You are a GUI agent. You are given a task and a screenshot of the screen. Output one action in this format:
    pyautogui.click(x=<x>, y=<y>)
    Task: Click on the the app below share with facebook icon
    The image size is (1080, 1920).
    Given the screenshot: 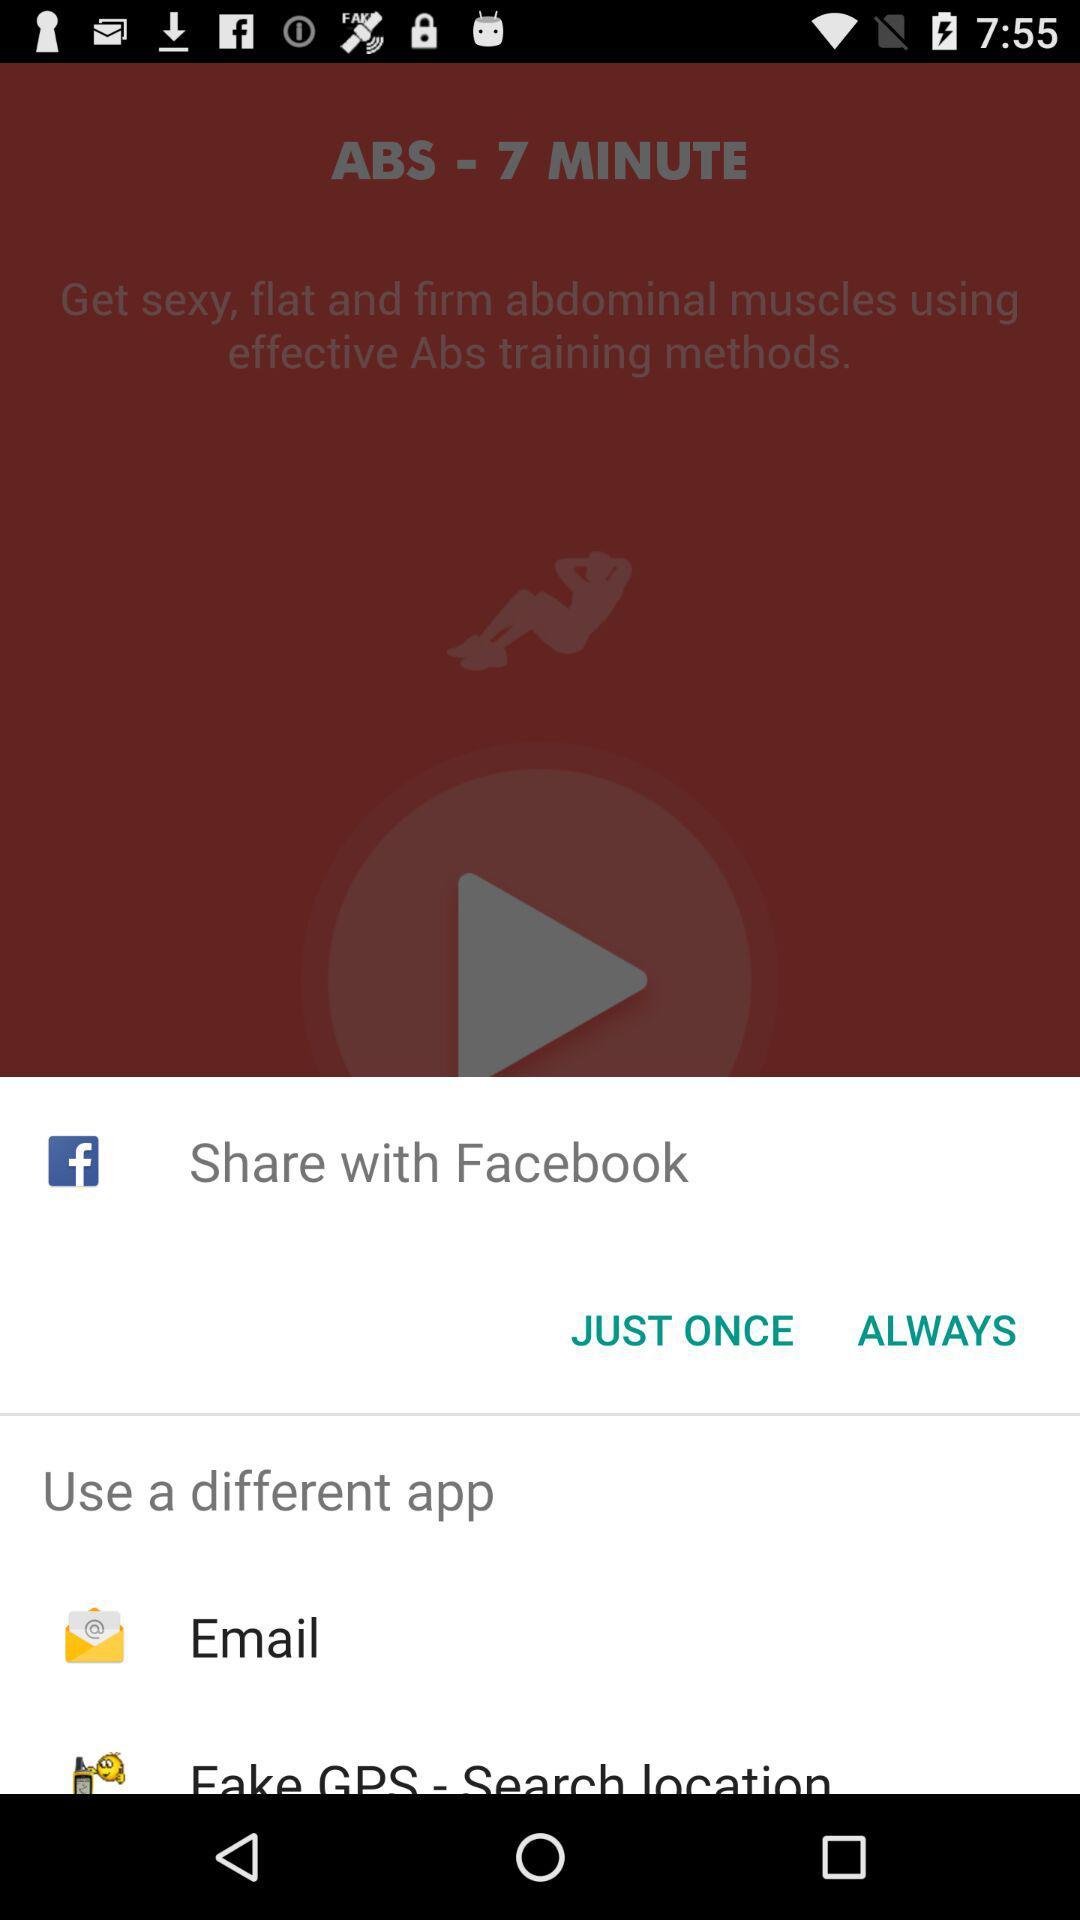 What is the action you would take?
    pyautogui.click(x=937, y=1329)
    